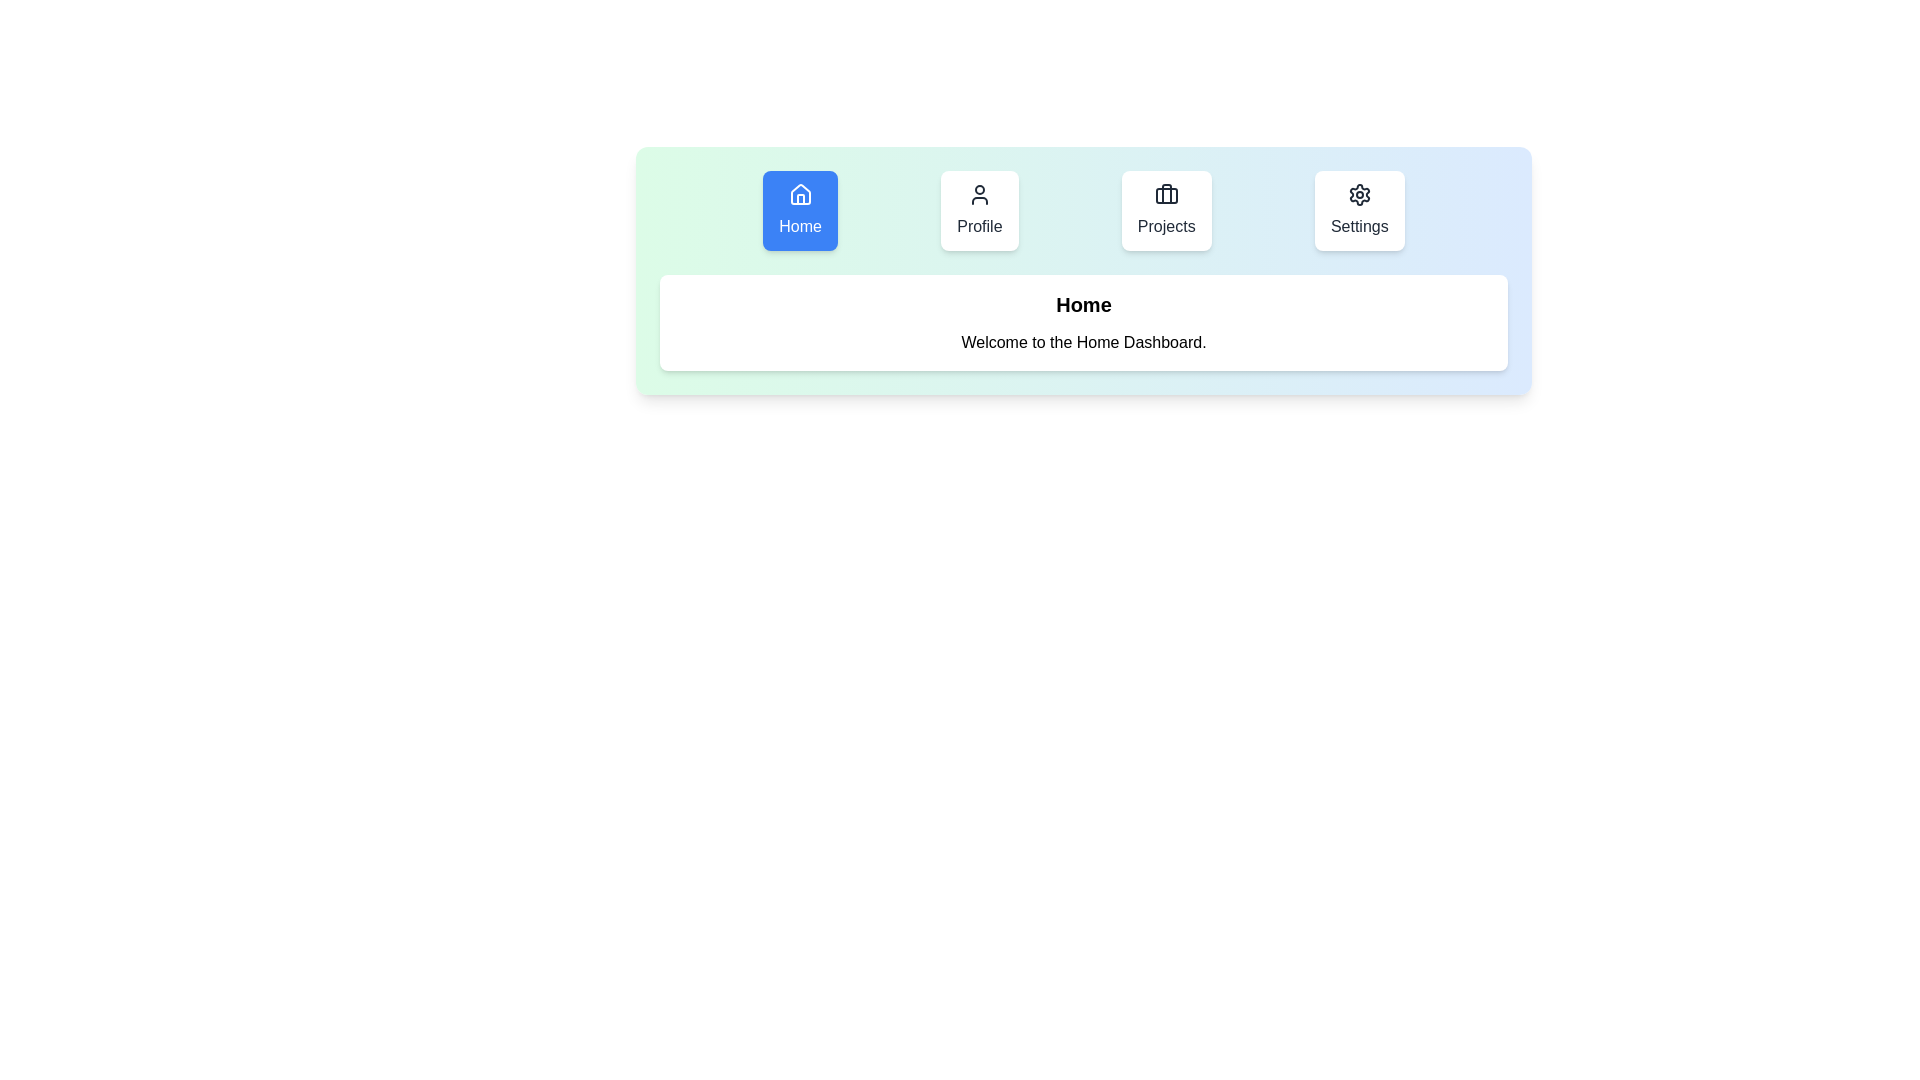  What do you see at coordinates (979, 211) in the screenshot?
I see `the Profile tab to observe its hover effect` at bounding box center [979, 211].